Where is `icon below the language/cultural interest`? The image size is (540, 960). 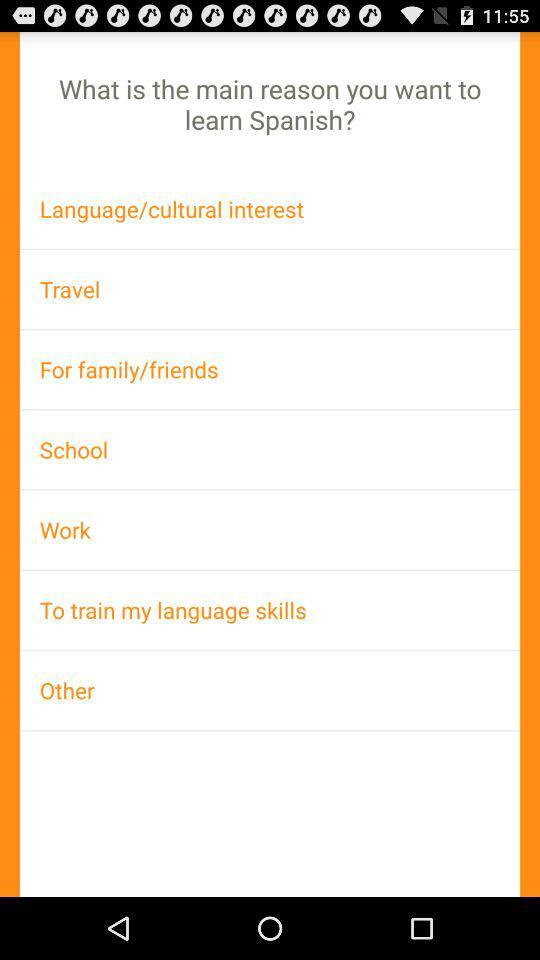
icon below the language/cultural interest is located at coordinates (270, 288).